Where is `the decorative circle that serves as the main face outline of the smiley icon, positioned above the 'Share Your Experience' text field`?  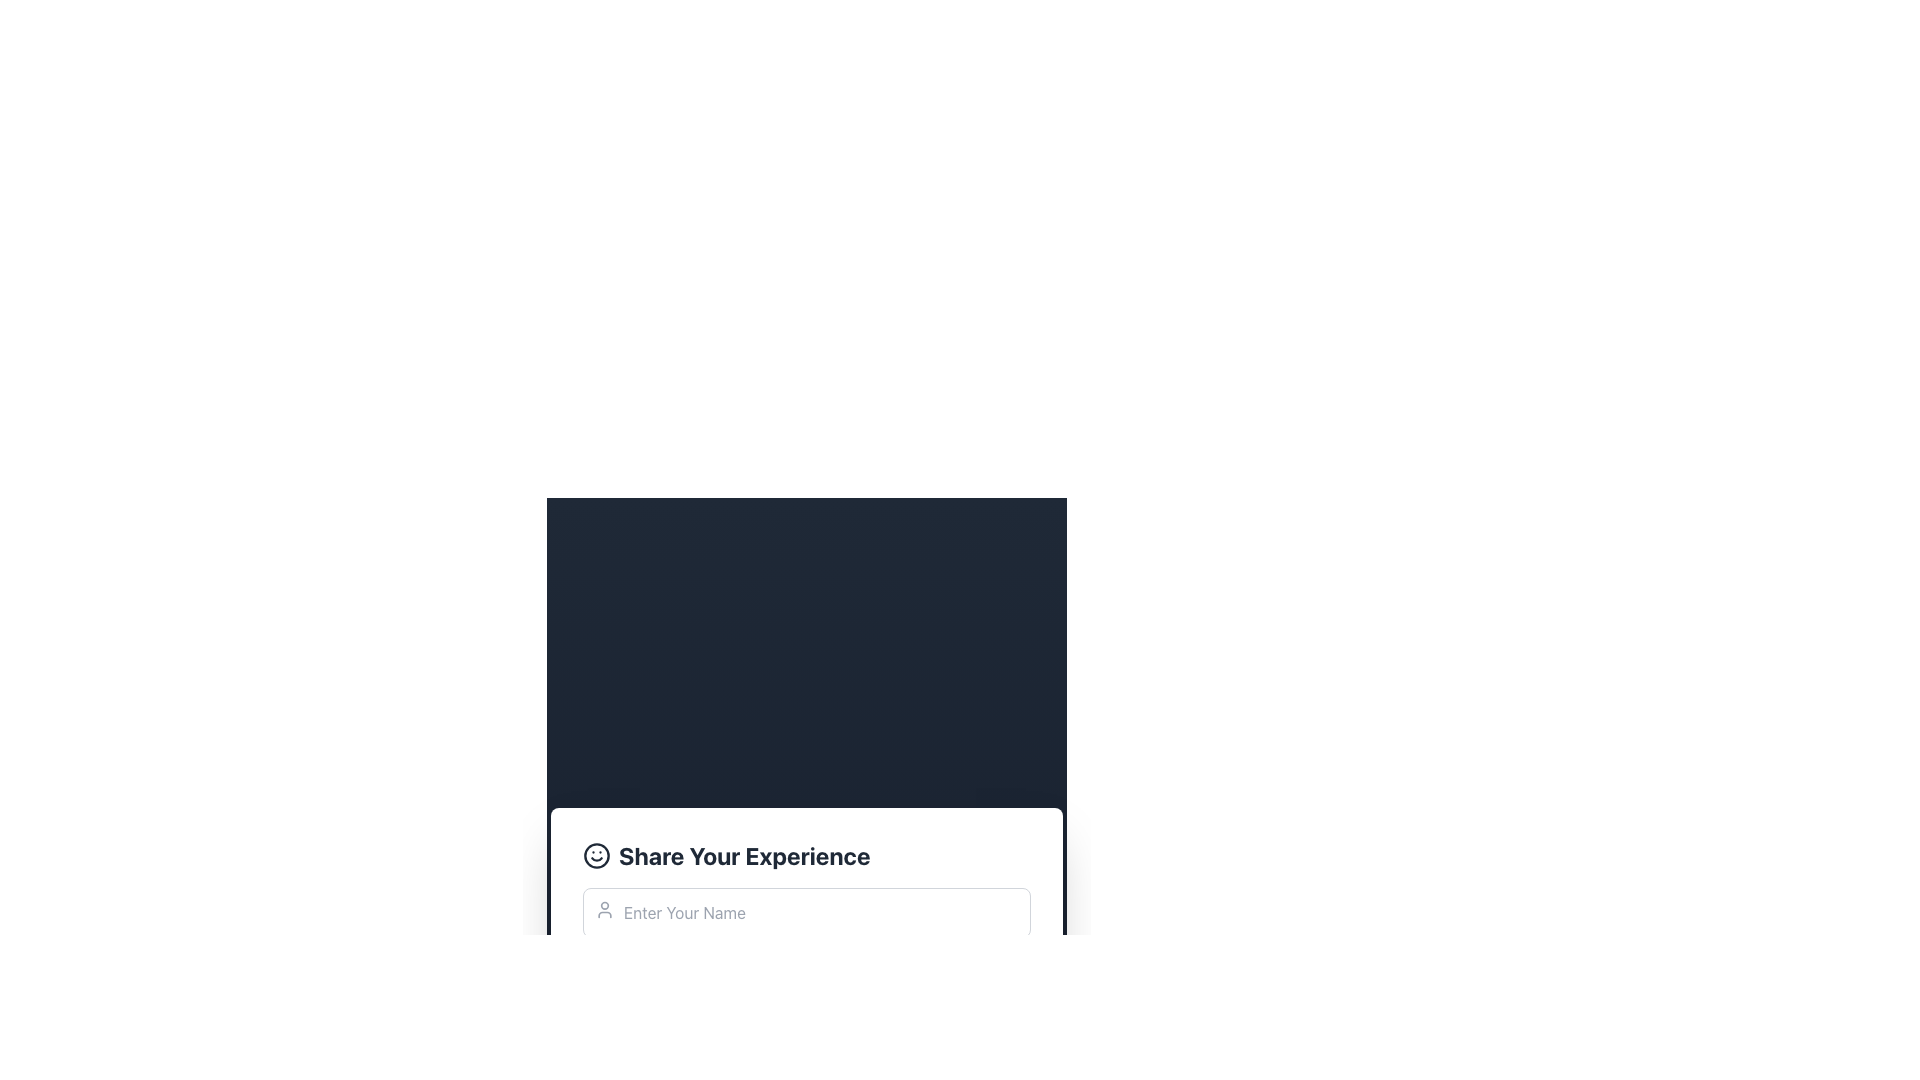
the decorative circle that serves as the main face outline of the smiley icon, positioned above the 'Share Your Experience' text field is located at coordinates (595, 855).